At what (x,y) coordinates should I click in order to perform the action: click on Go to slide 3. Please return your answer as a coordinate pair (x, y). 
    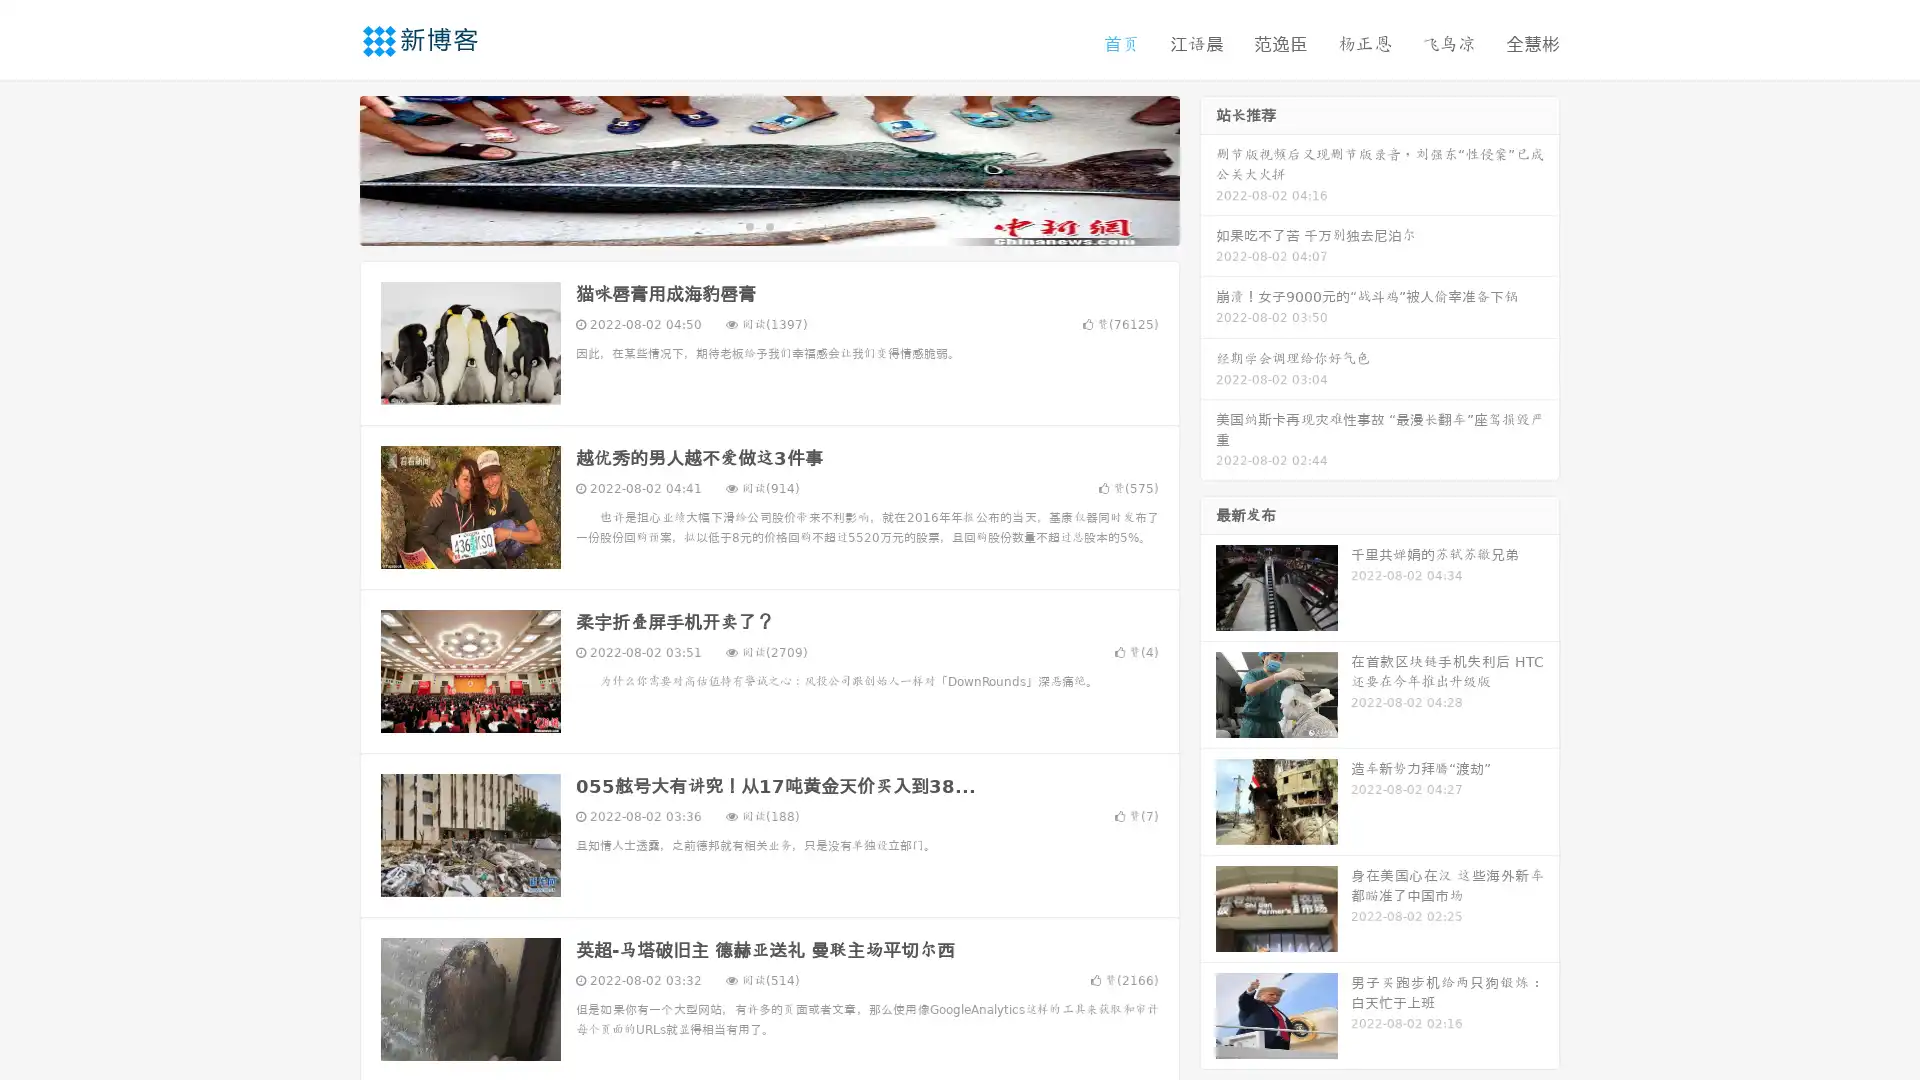
    Looking at the image, I should click on (789, 225).